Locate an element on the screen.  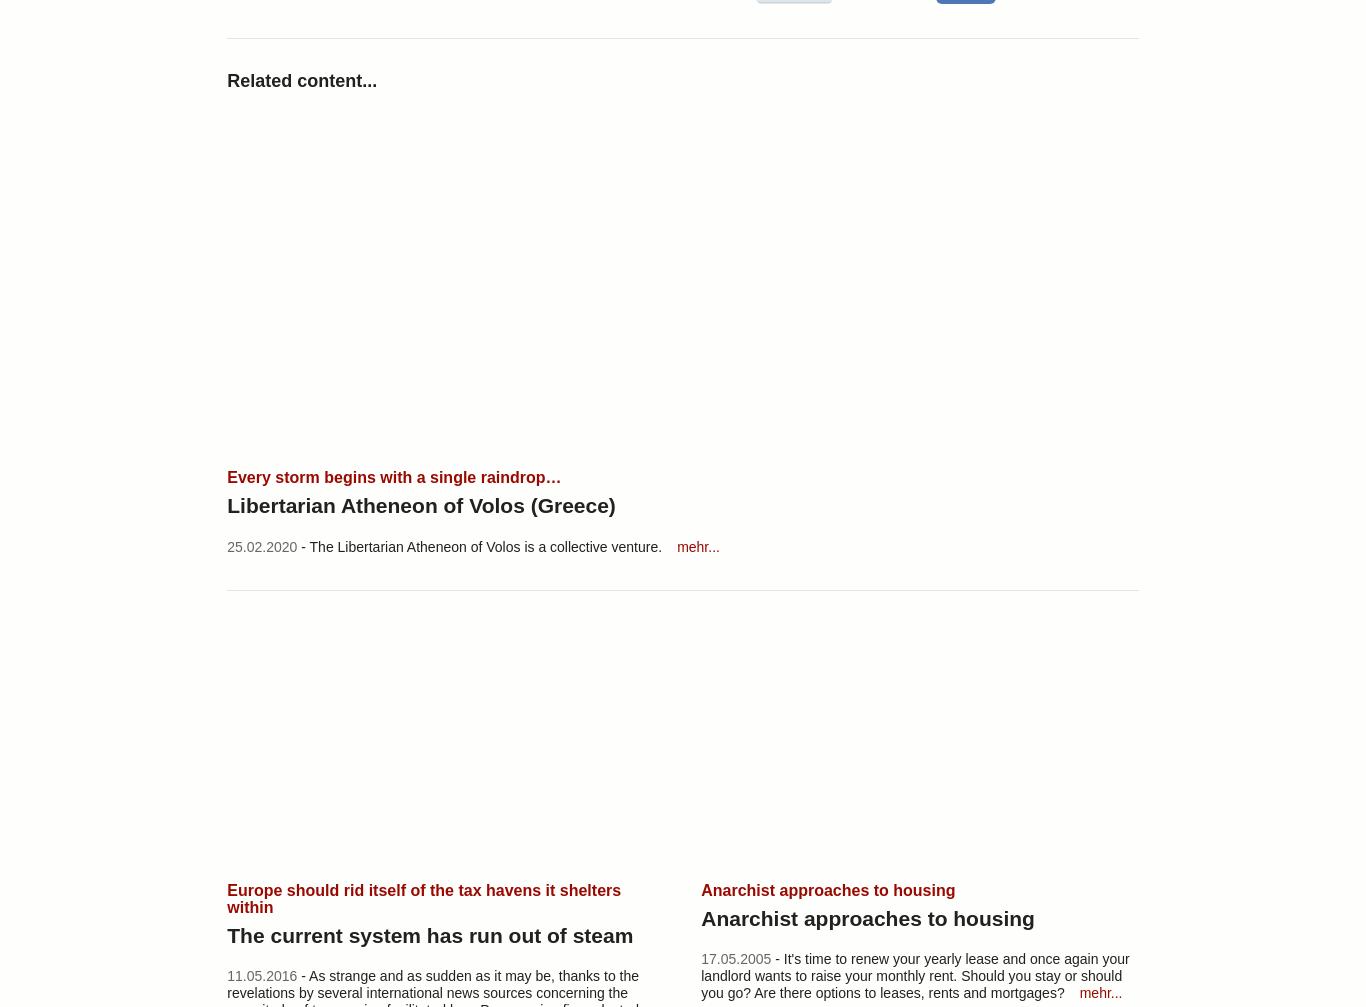
'17.05.2005' is located at coordinates (736, 957).